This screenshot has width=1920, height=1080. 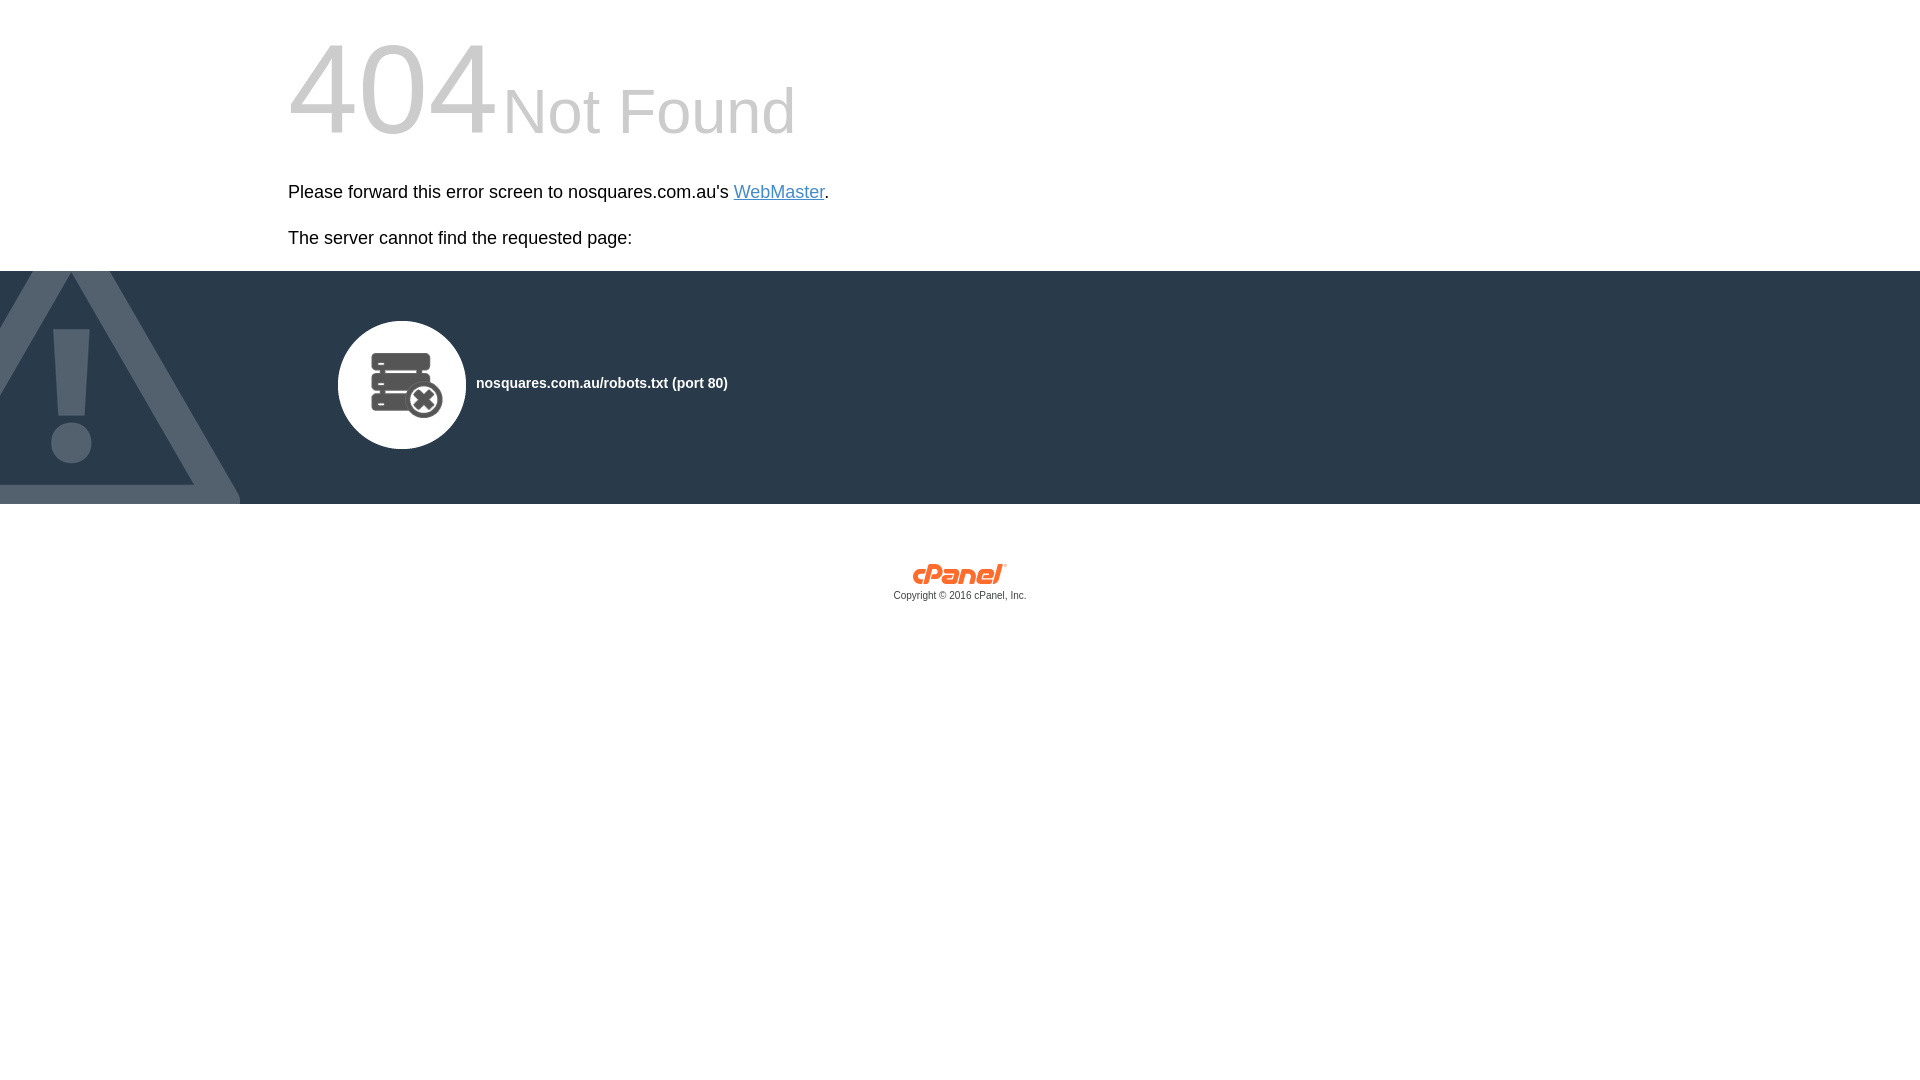 What do you see at coordinates (778, 192) in the screenshot?
I see `'WebMaster'` at bounding box center [778, 192].